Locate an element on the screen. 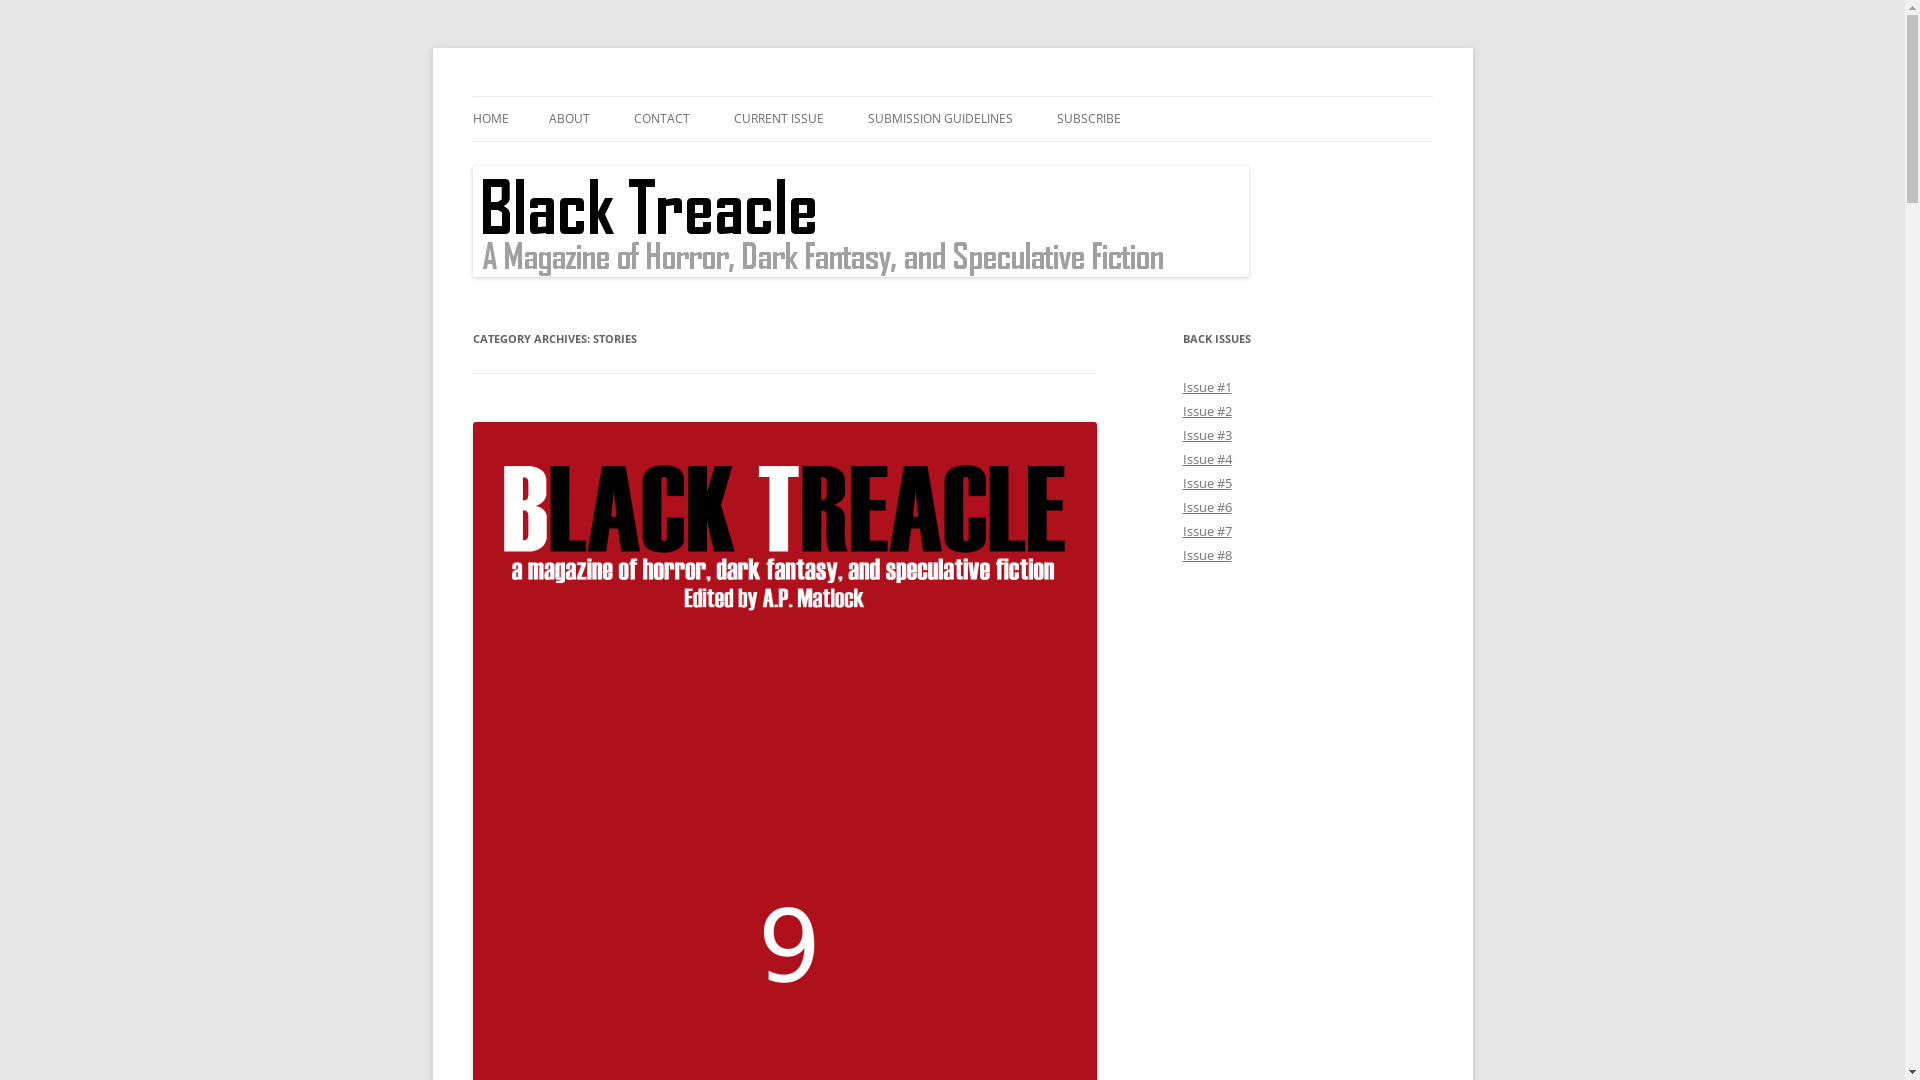  'SUBMISSION GUIDELINES' is located at coordinates (868, 119).